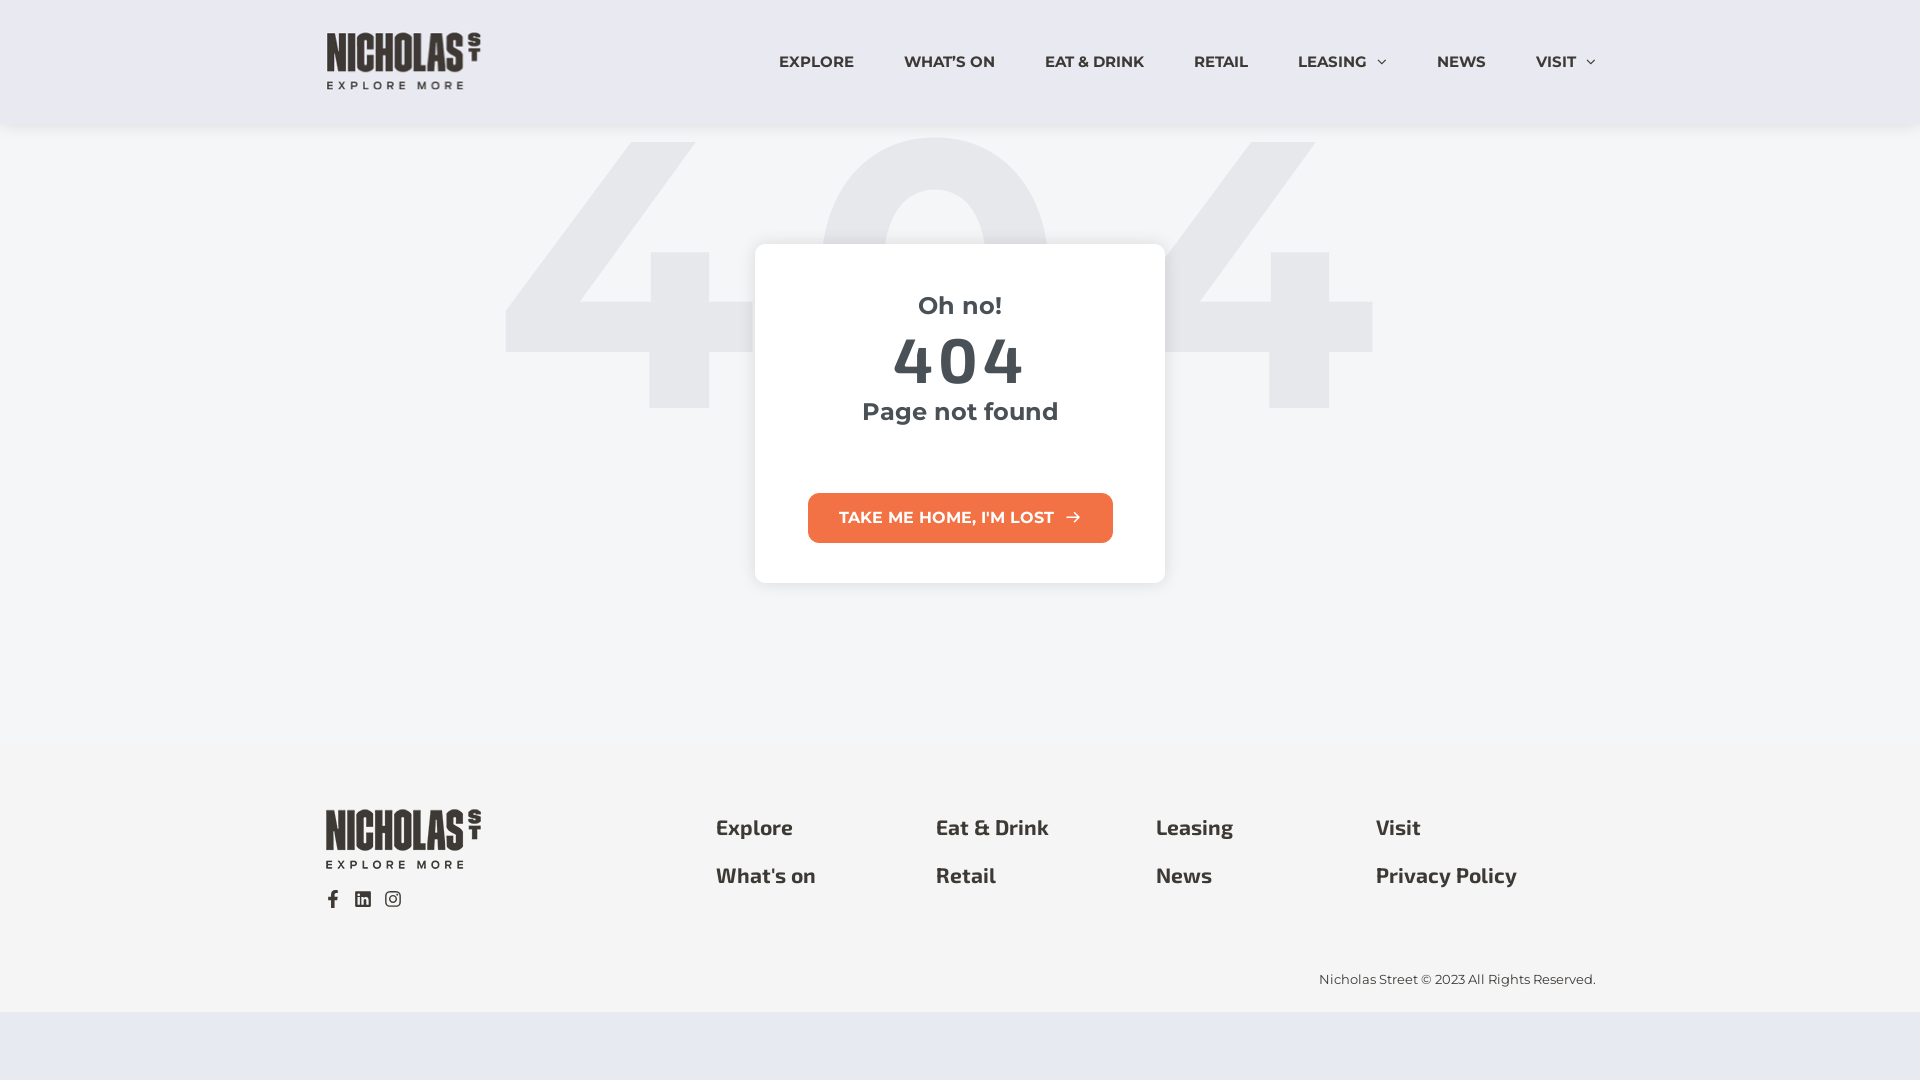  What do you see at coordinates (1461, 60) in the screenshot?
I see `'NEWS'` at bounding box center [1461, 60].